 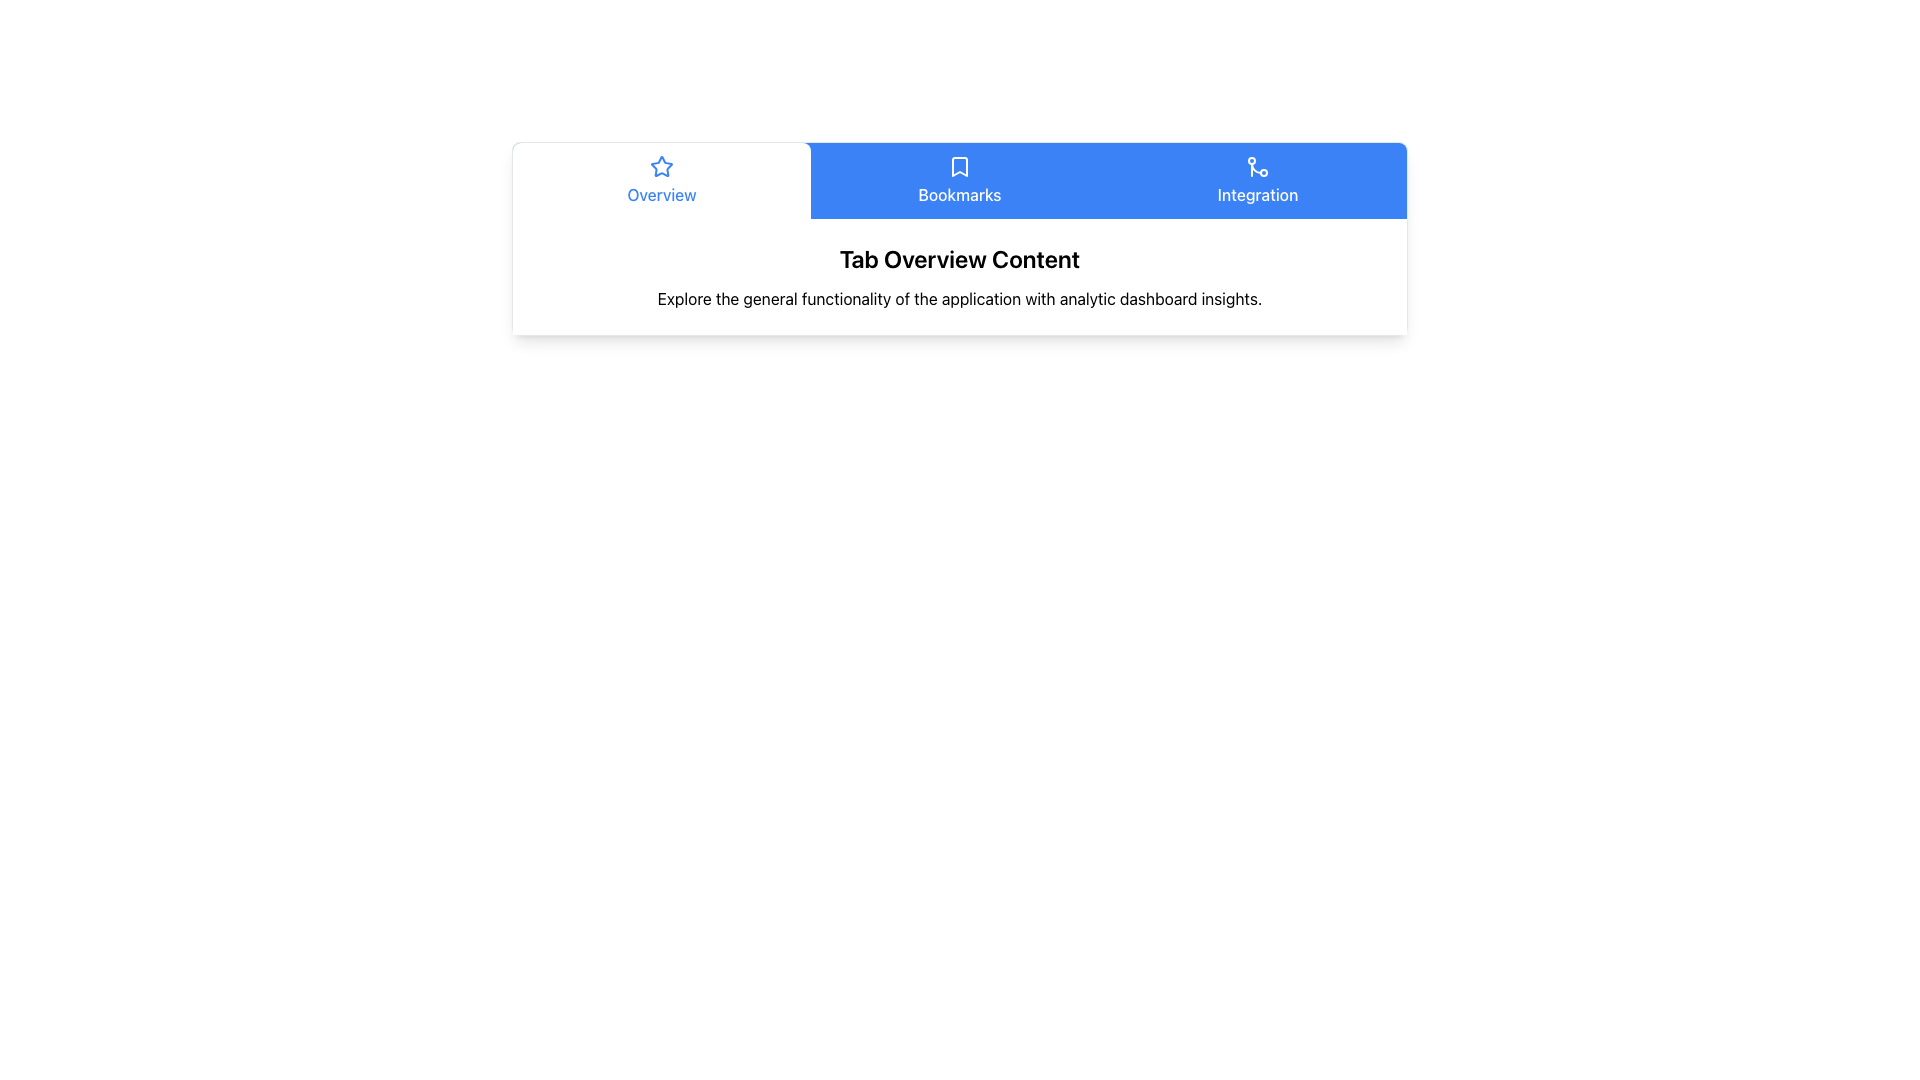 What do you see at coordinates (960, 181) in the screenshot?
I see `the 'Bookmarks' tab in the Tab Navigation Bar, which is a rectangular section with a blue background and white text, positioned at the top of the interface` at bounding box center [960, 181].